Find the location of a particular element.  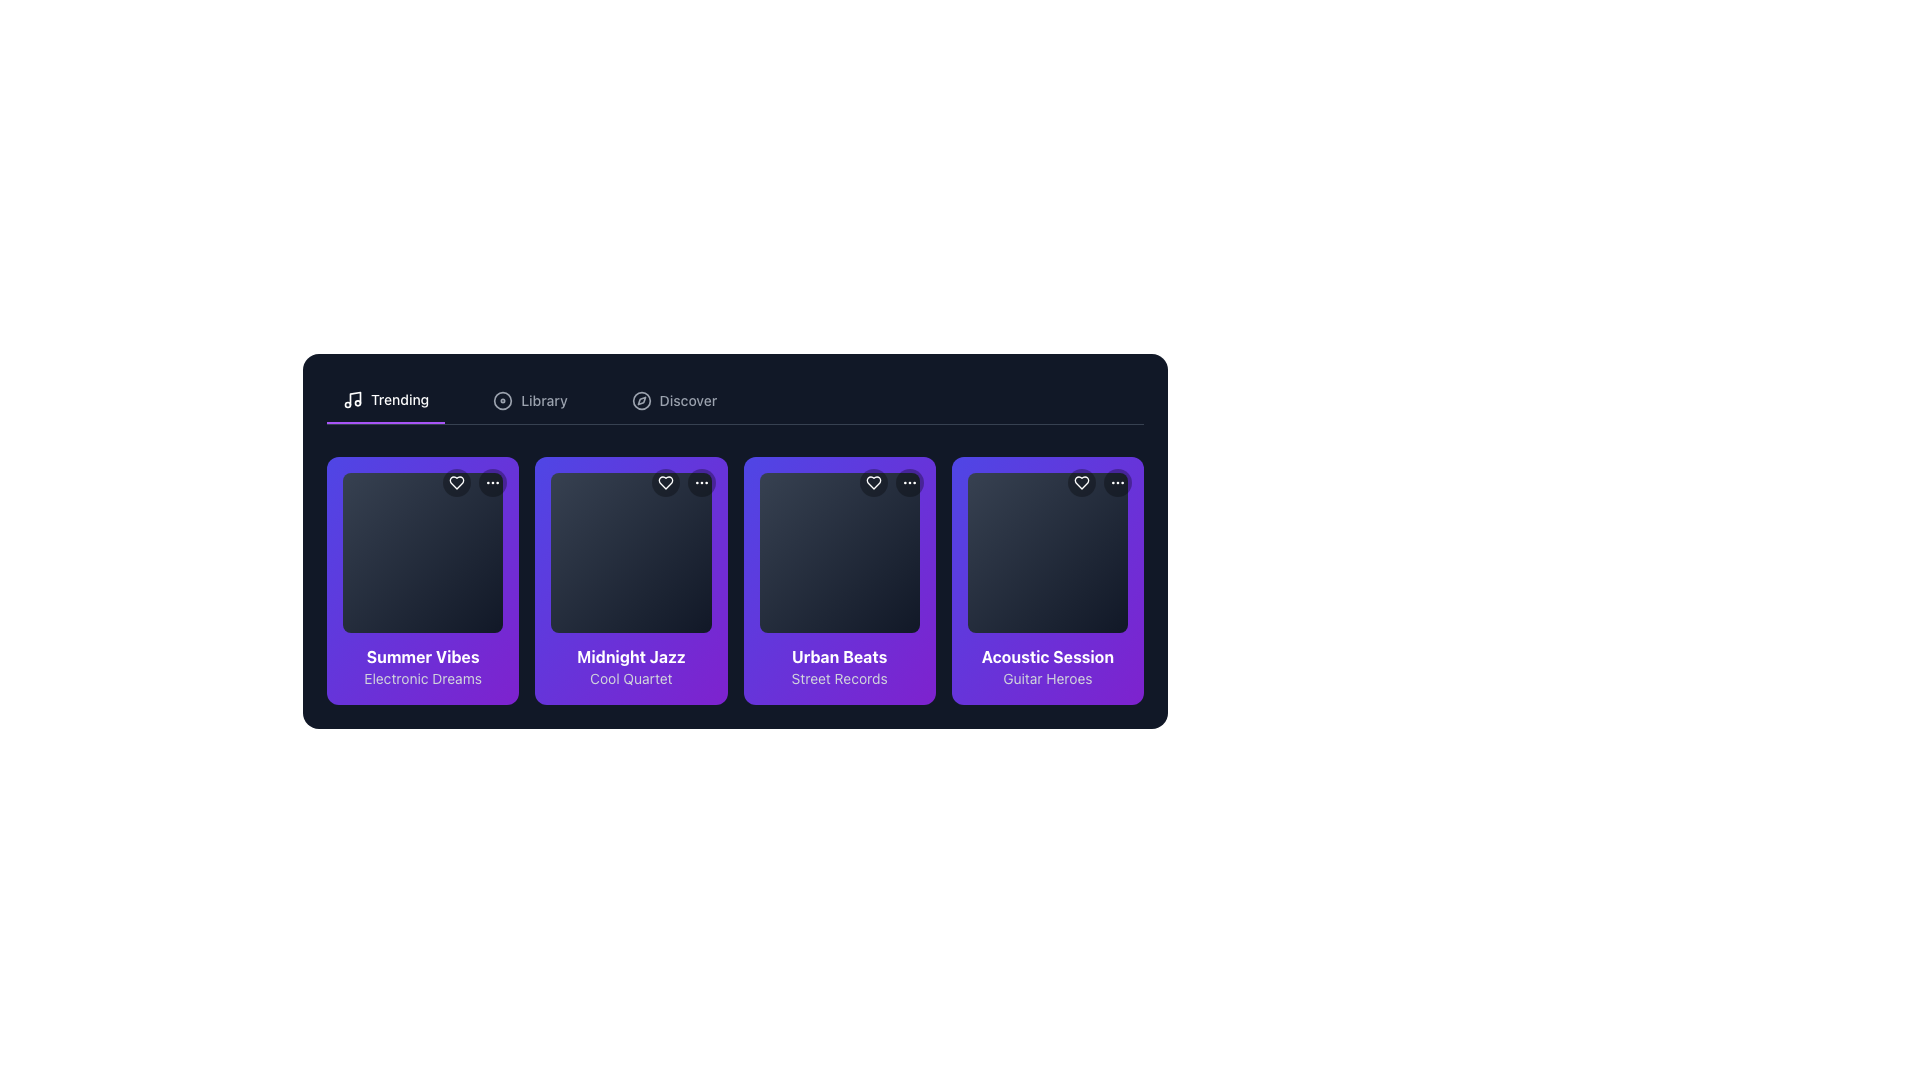

the text display element that shows 'Urban Beats' in bold white text and 'Street Records' in smaller gray text, located in the third card of a horizontal scrollable section is located at coordinates (839, 667).